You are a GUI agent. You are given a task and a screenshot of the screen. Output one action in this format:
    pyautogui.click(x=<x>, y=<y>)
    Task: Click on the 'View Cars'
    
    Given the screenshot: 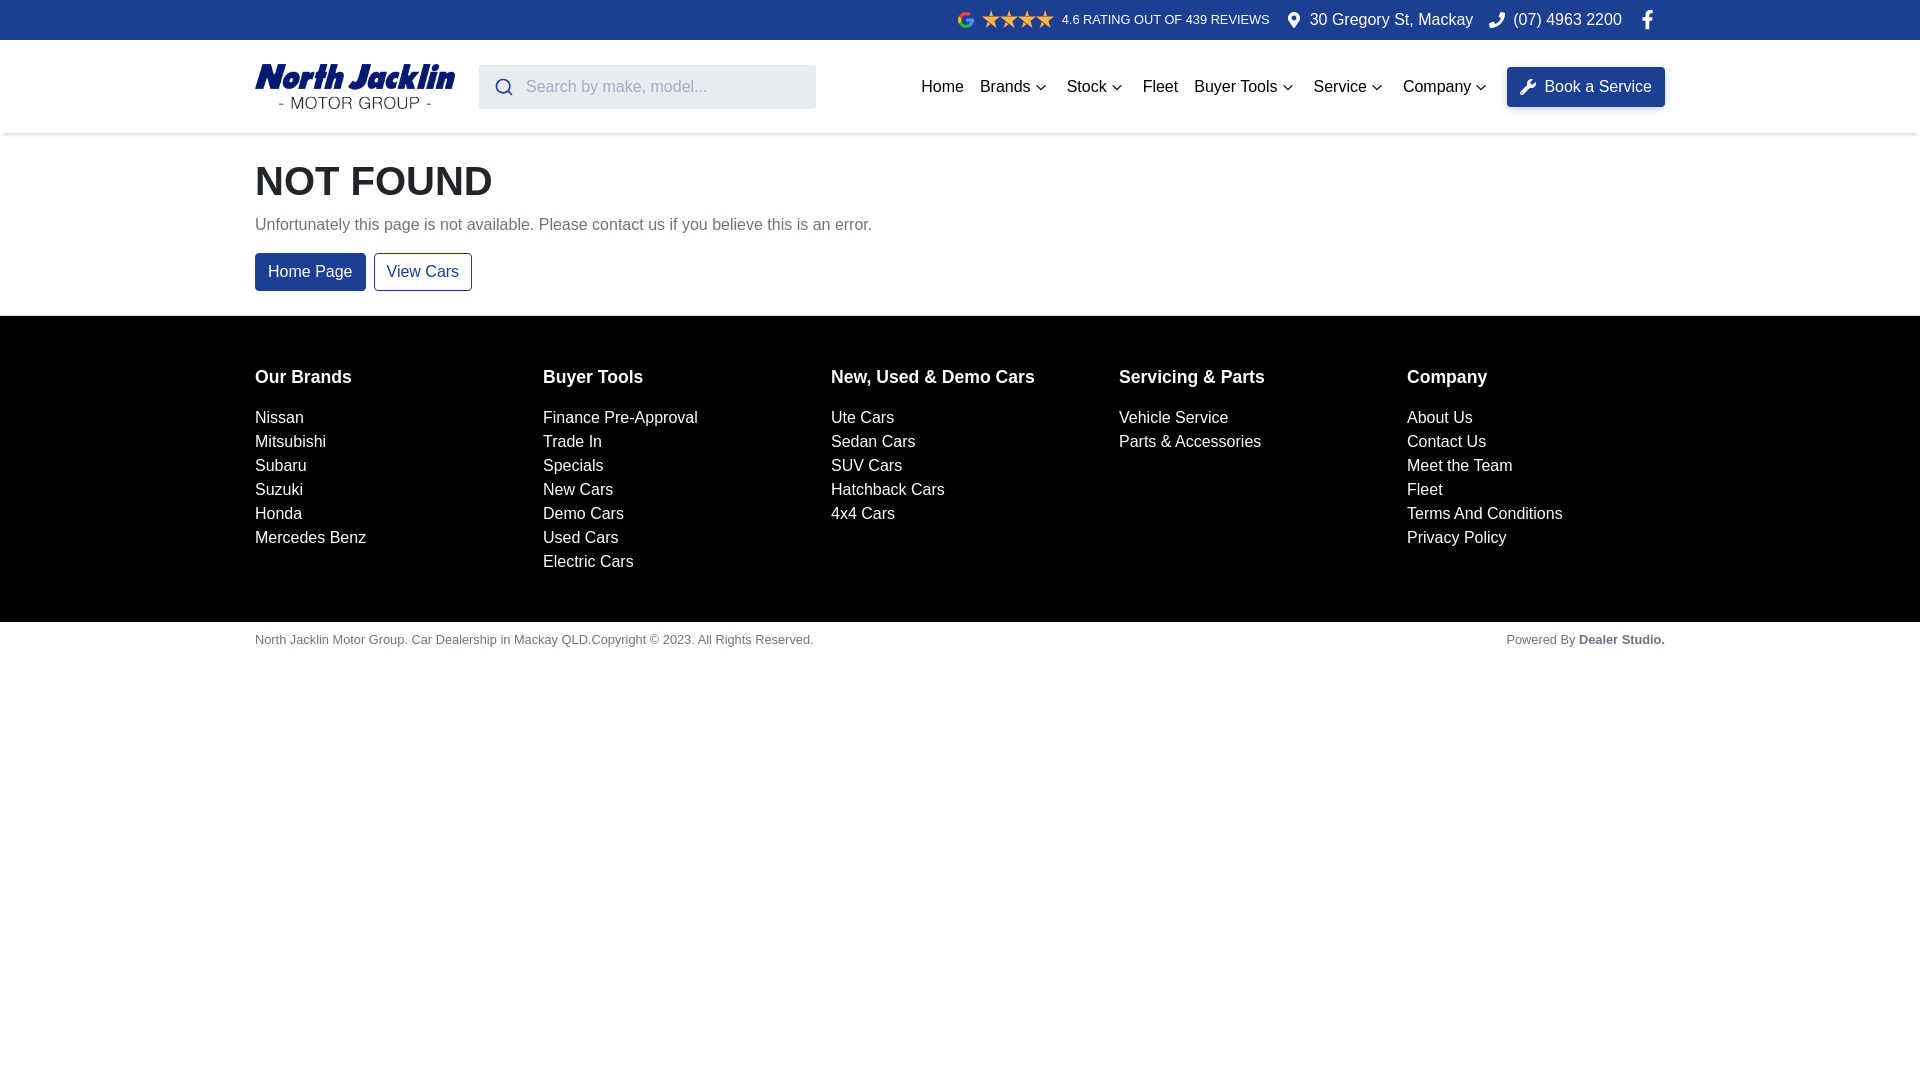 What is the action you would take?
    pyautogui.click(x=422, y=272)
    